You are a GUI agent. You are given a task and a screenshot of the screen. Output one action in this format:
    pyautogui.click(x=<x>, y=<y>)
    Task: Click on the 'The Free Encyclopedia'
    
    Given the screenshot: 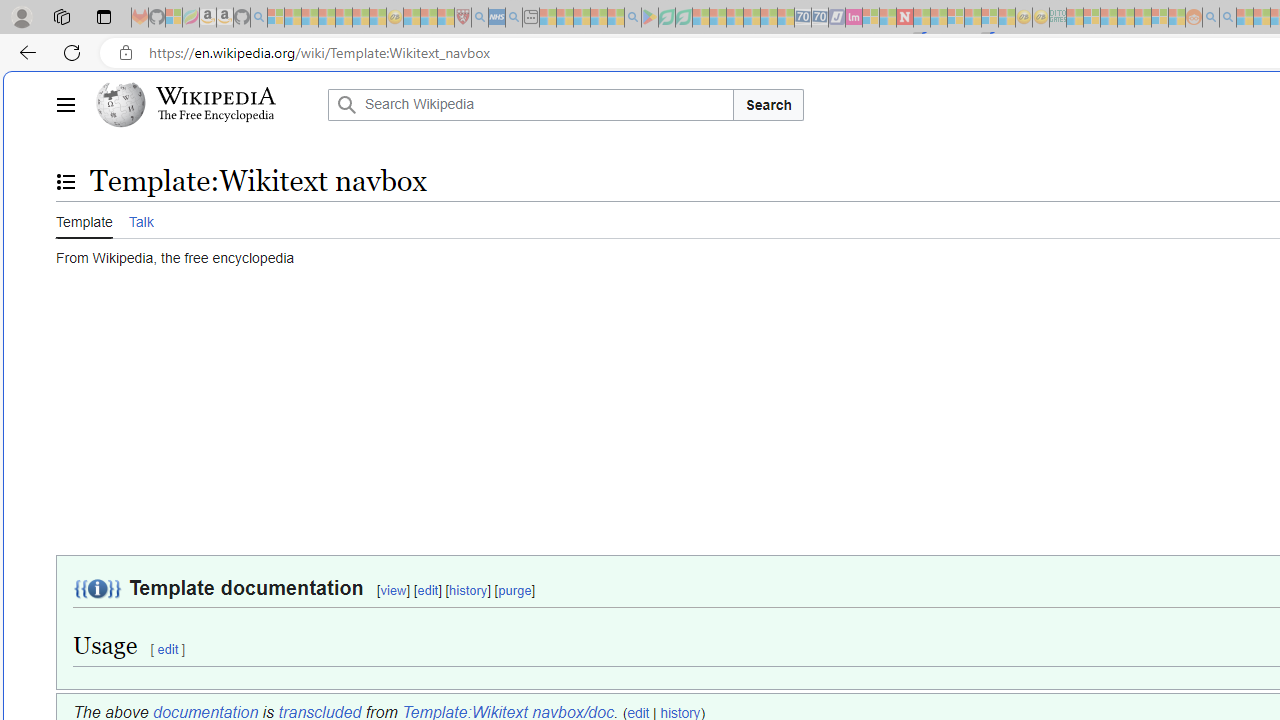 What is the action you would take?
    pyautogui.click(x=216, y=116)
    